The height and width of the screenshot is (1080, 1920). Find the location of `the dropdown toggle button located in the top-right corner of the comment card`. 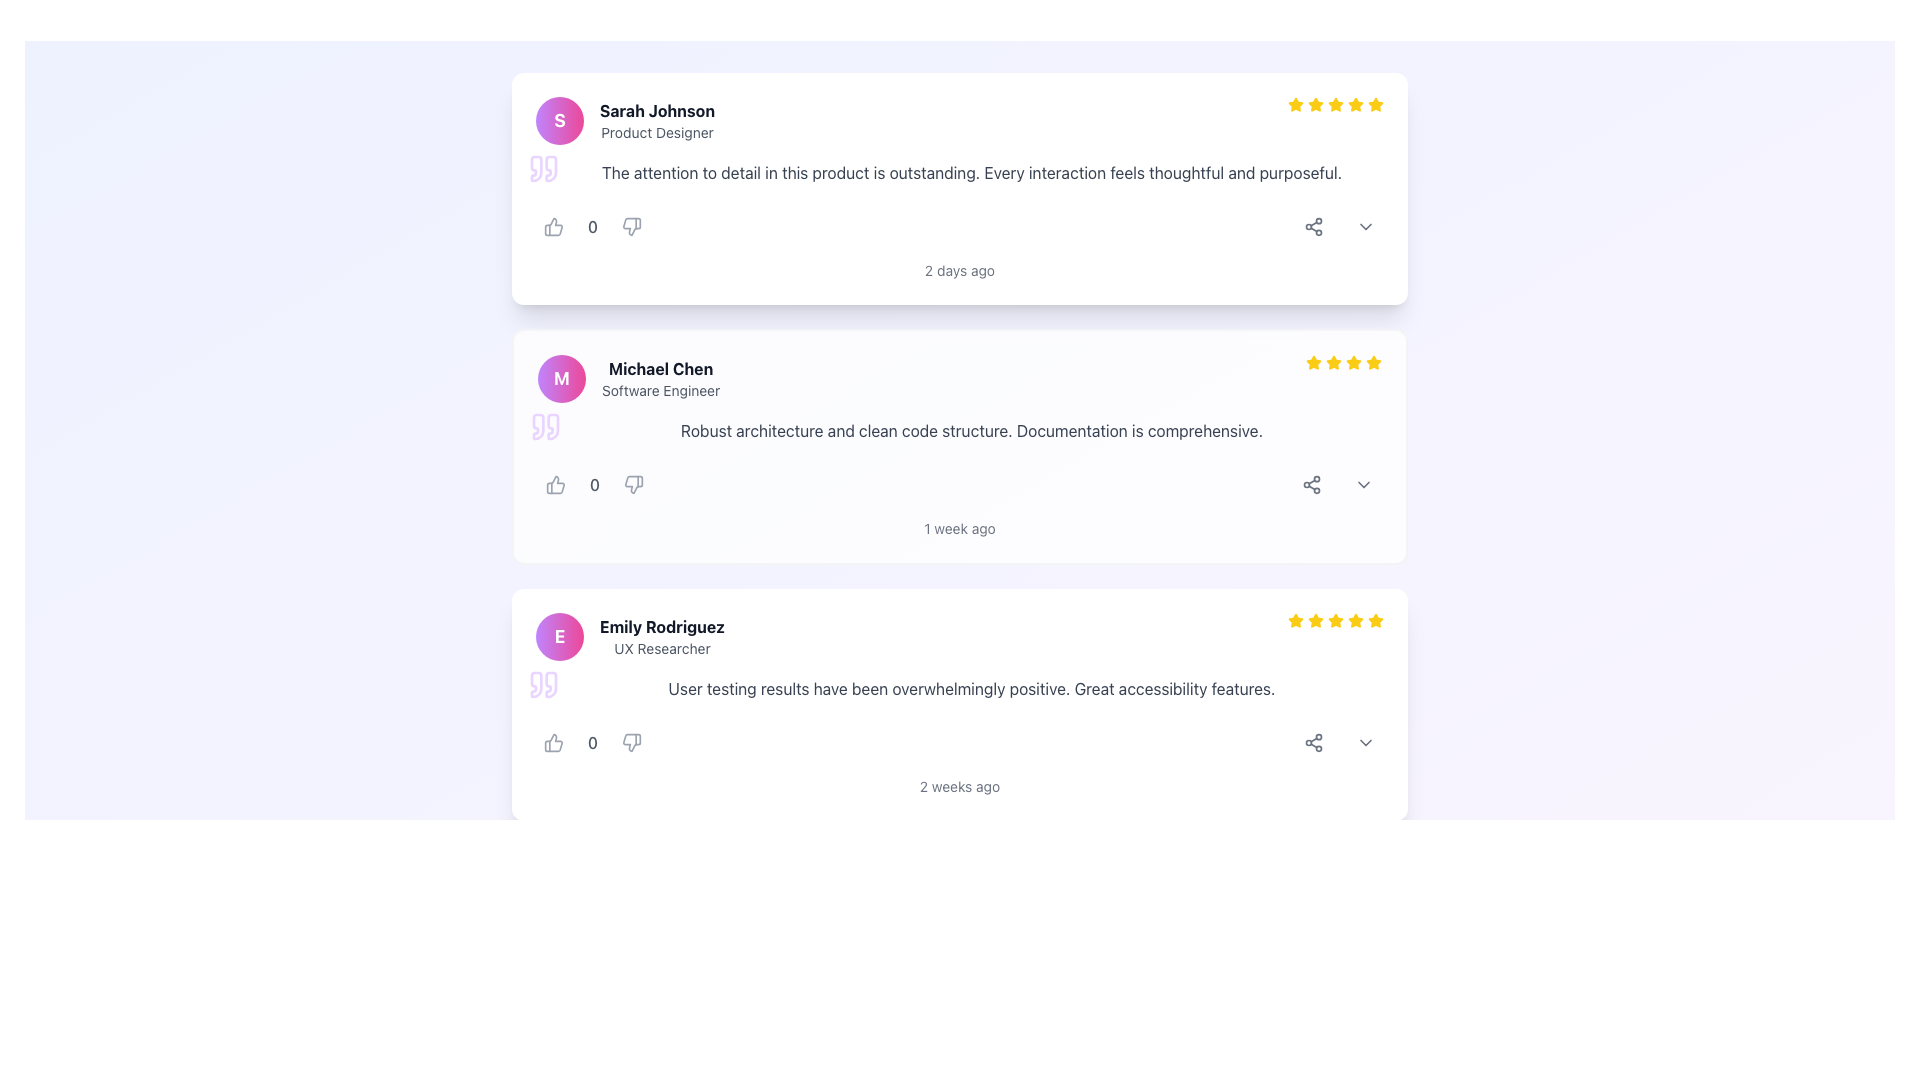

the dropdown toggle button located in the top-right corner of the comment card is located at coordinates (1362, 485).